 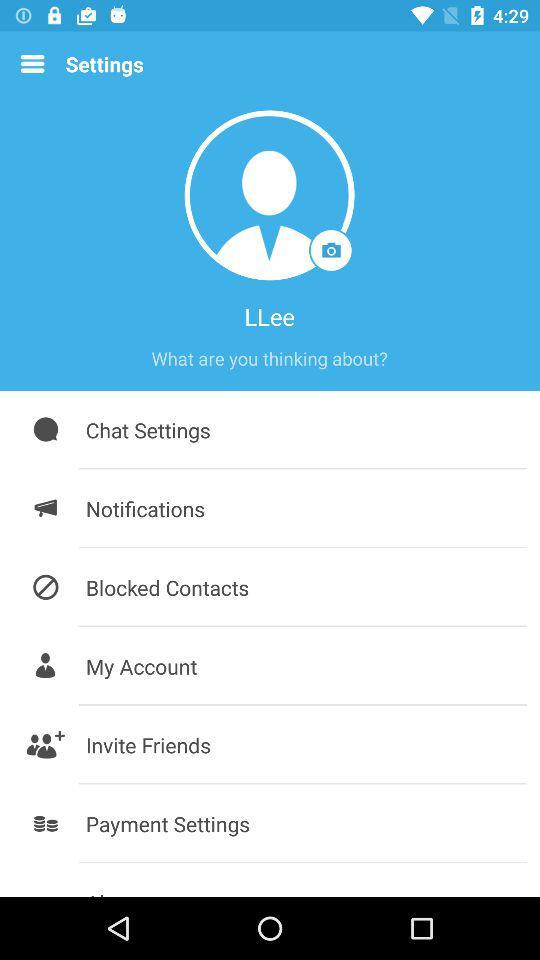 What do you see at coordinates (269, 316) in the screenshot?
I see `the llee` at bounding box center [269, 316].